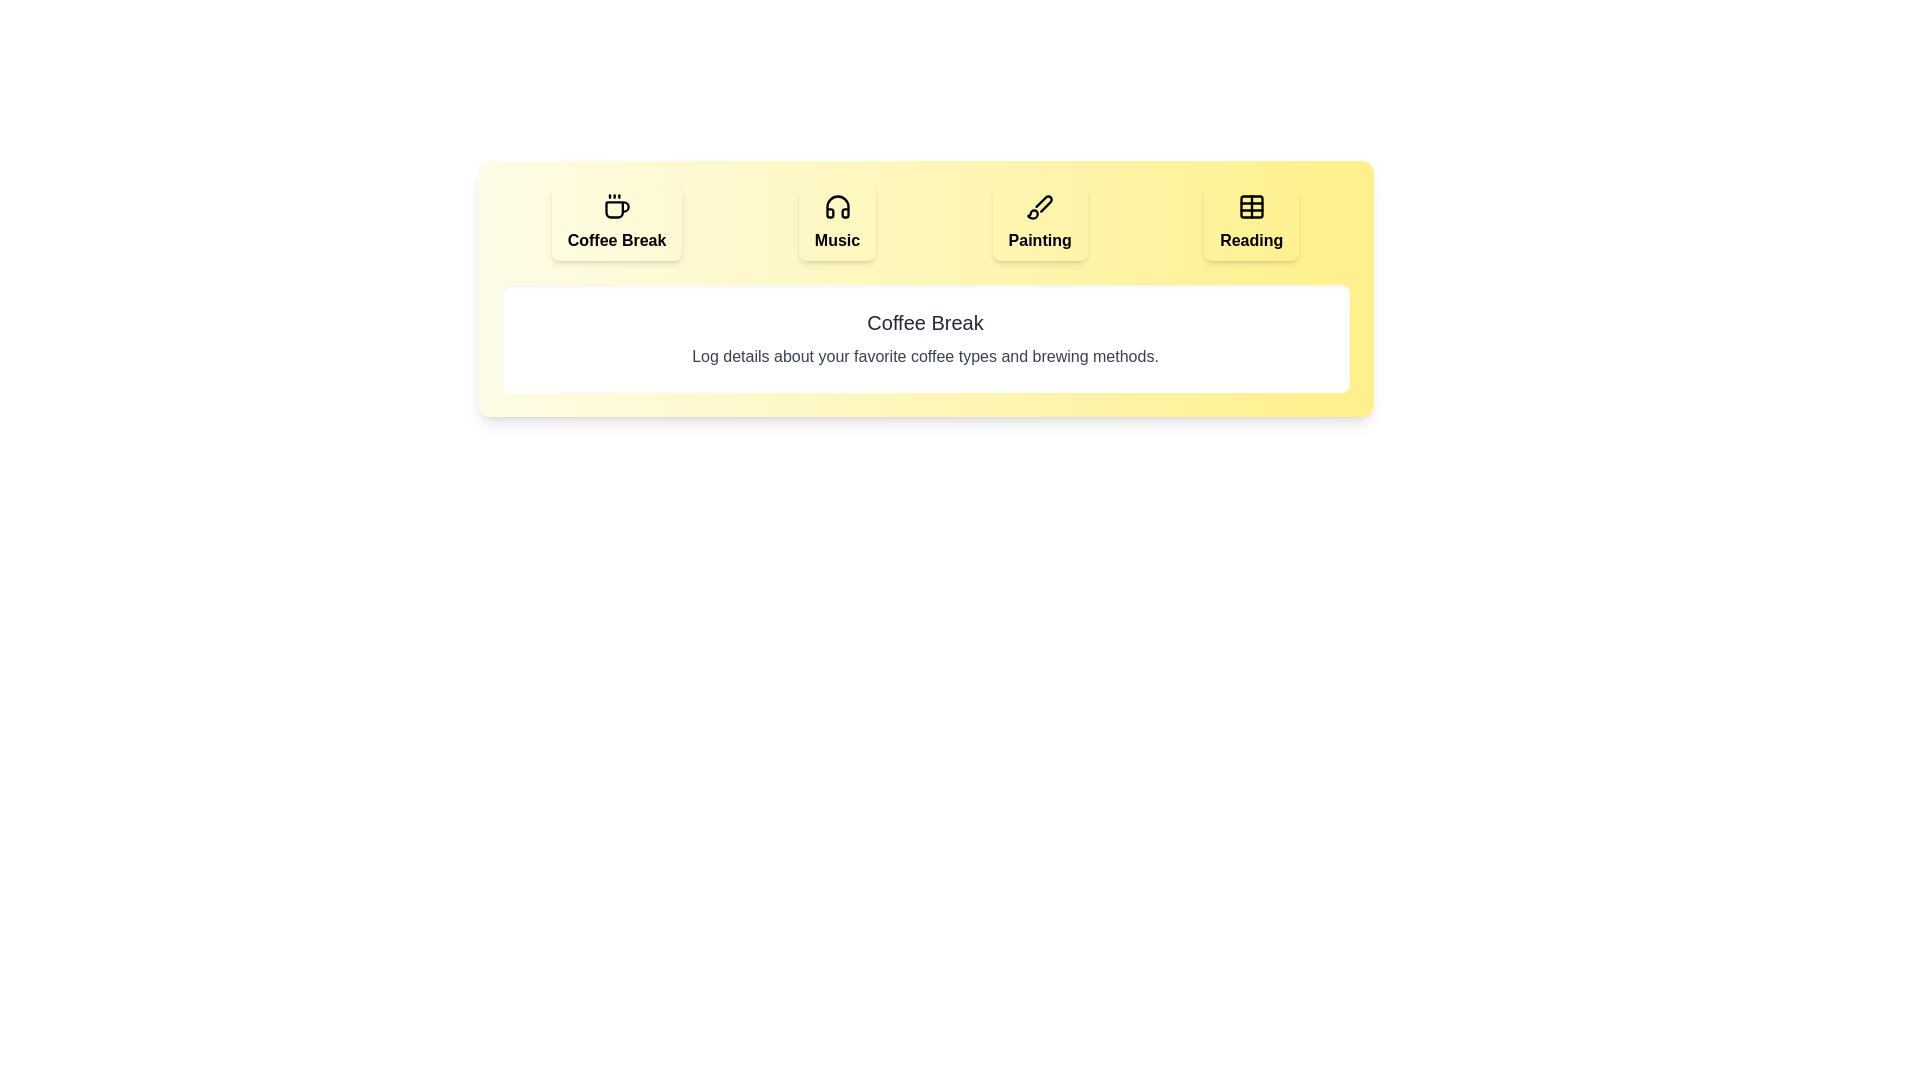 The width and height of the screenshot is (1920, 1080). What do you see at coordinates (616, 207) in the screenshot?
I see `the 'Coffee Break' SVG icon located at the leftmost position in the selection widget` at bounding box center [616, 207].